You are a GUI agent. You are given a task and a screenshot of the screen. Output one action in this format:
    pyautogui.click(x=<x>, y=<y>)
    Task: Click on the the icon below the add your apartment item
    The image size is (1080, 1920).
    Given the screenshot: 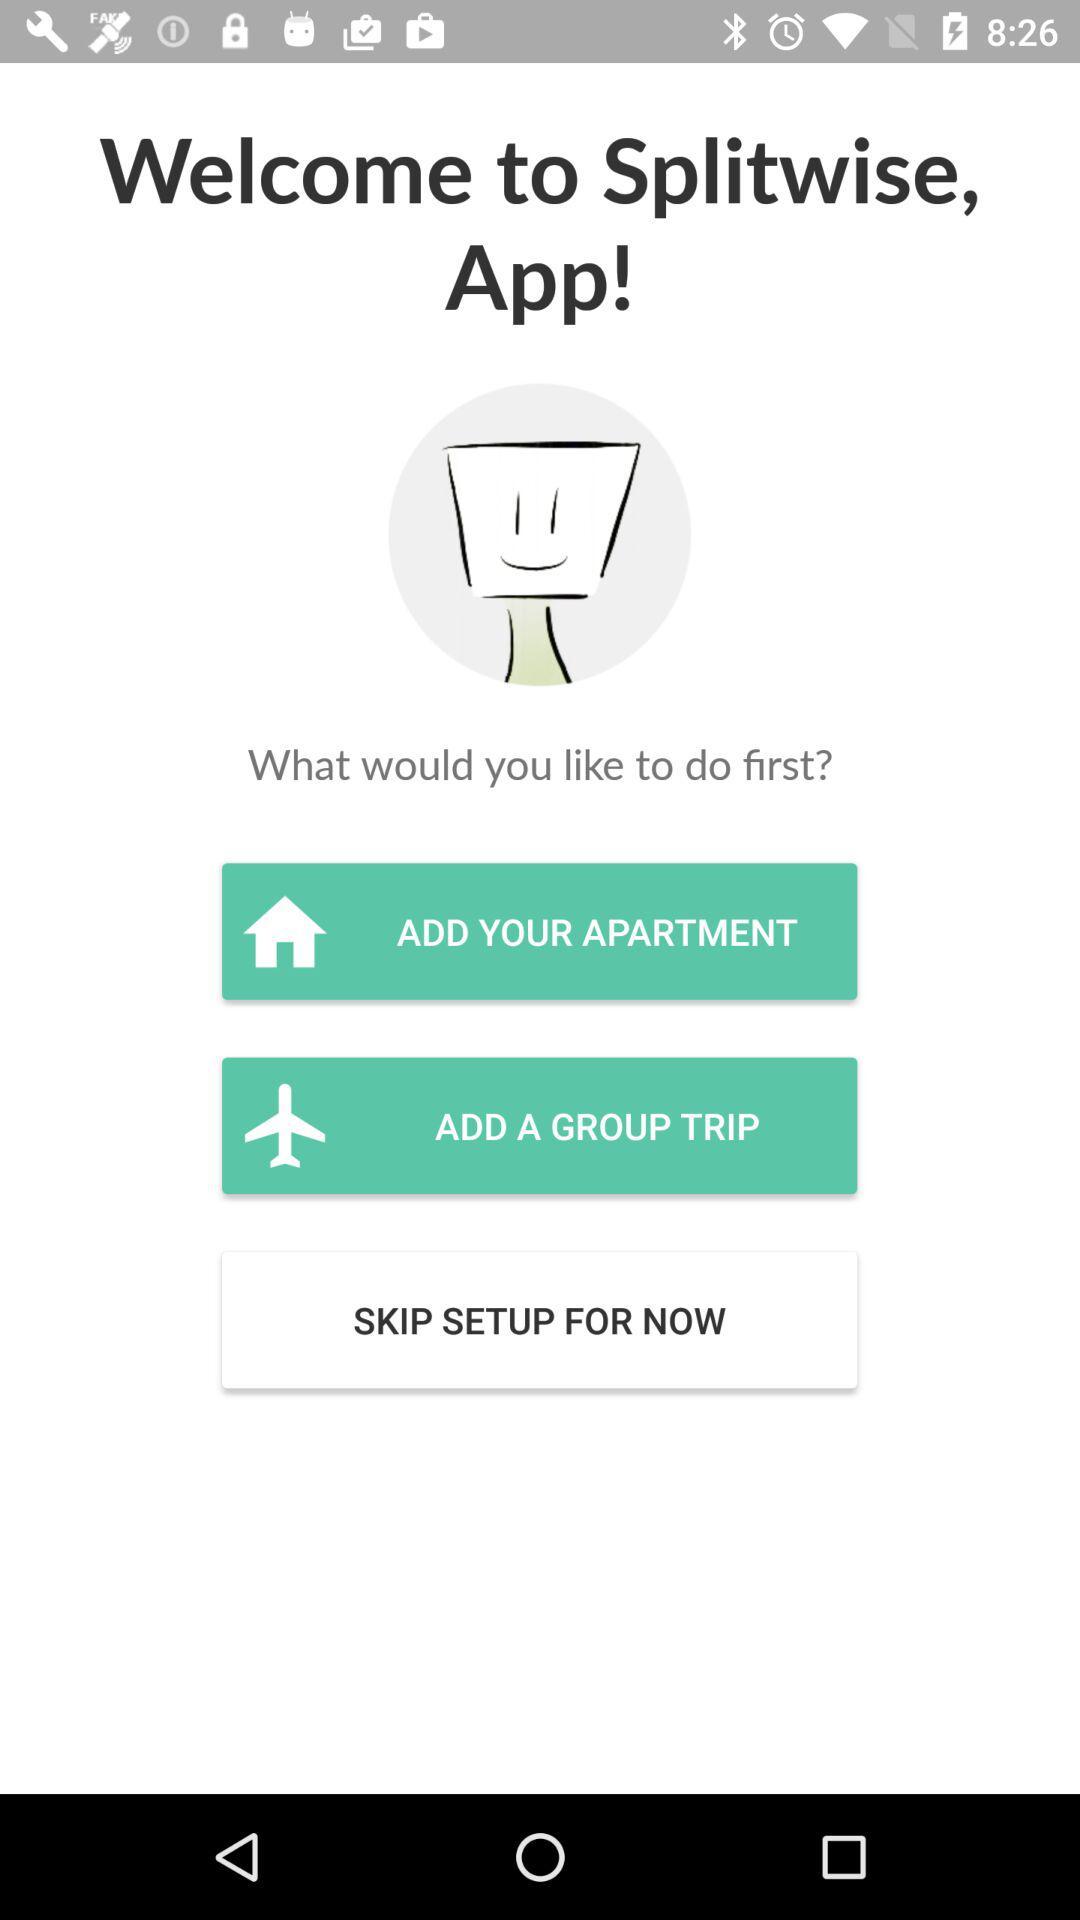 What is the action you would take?
    pyautogui.click(x=538, y=1125)
    